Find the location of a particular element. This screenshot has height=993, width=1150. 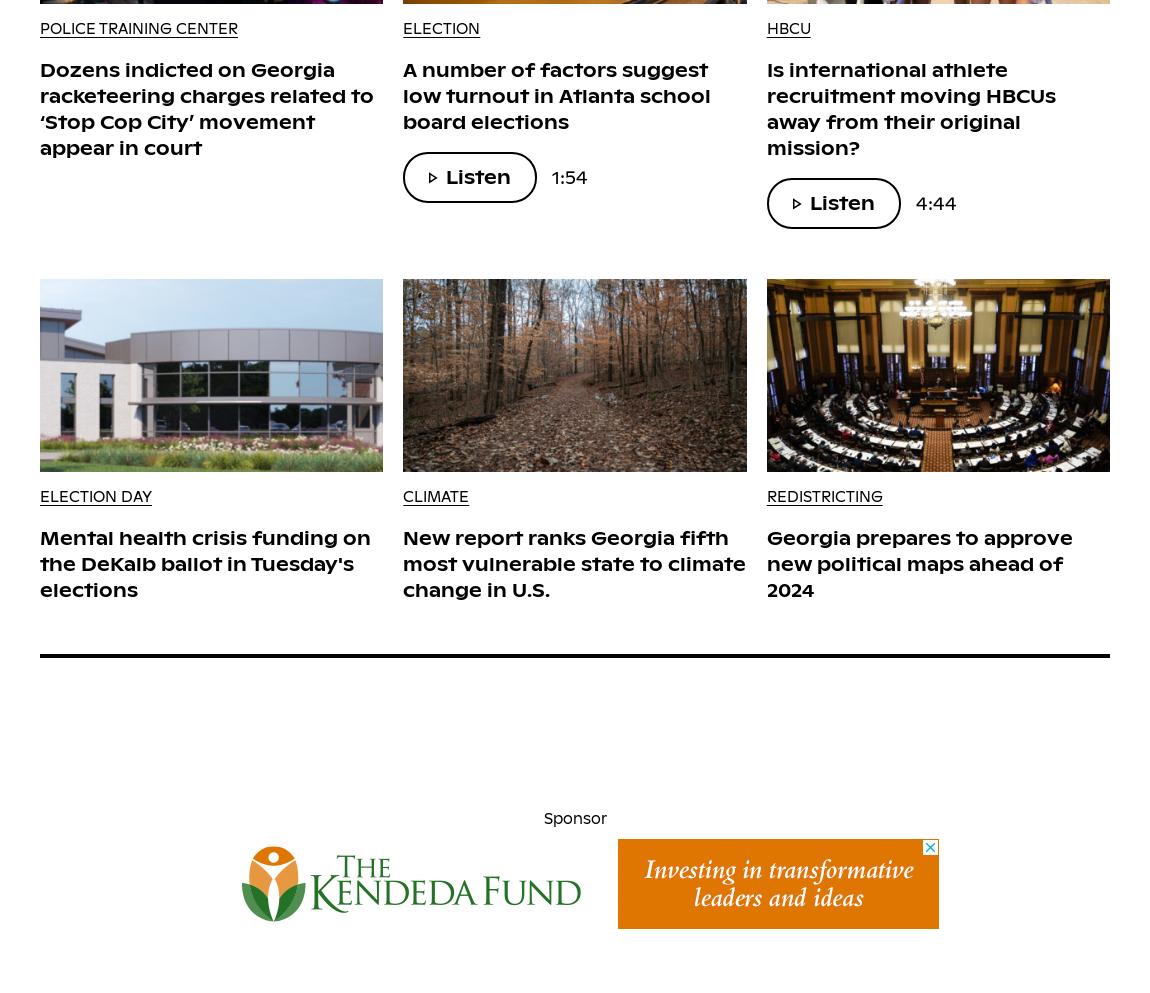

'Redistricting' is located at coordinates (765, 495).